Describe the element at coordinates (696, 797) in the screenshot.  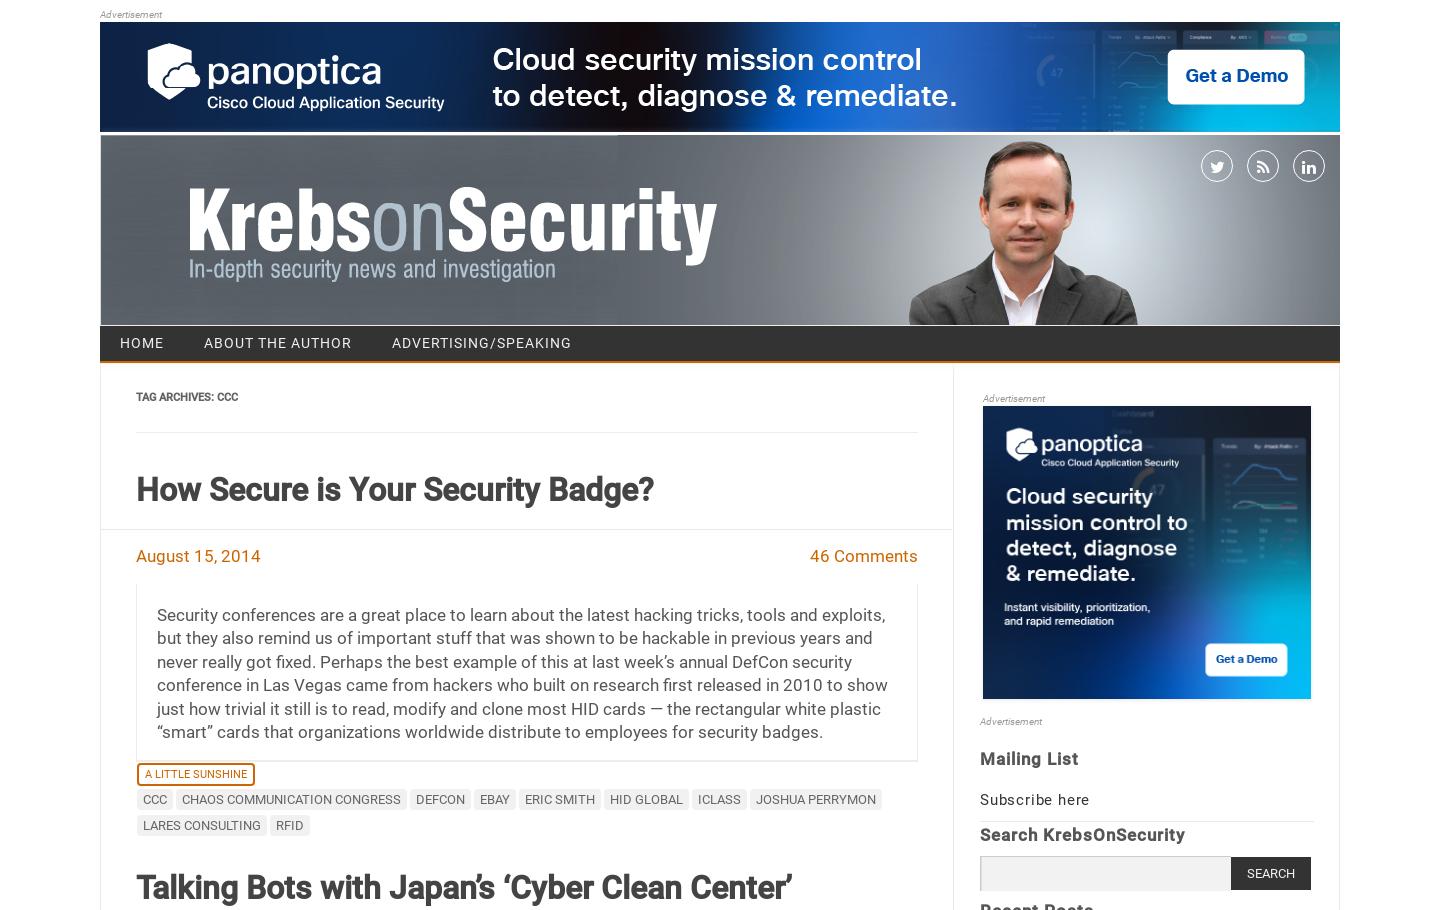
I see `'iClass'` at that location.